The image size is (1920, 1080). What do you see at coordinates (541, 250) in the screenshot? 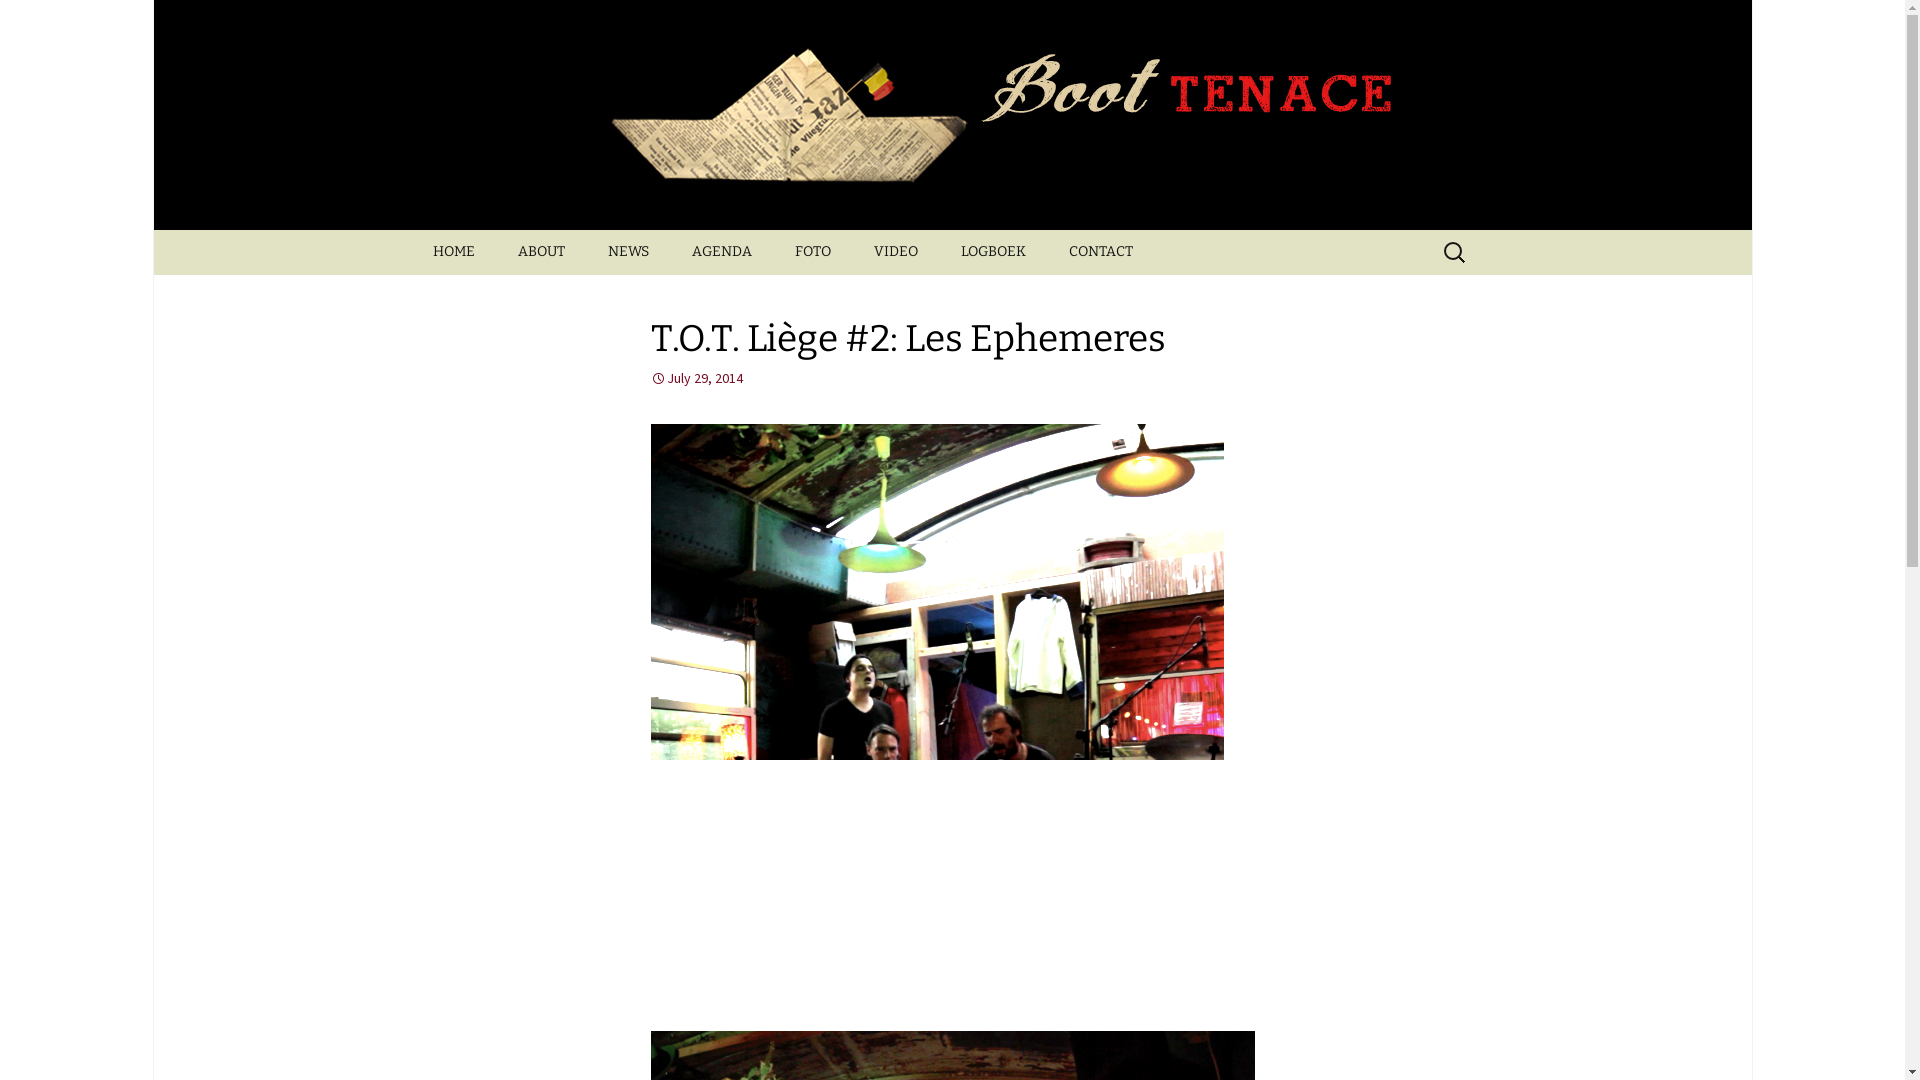
I see `'ABOUT'` at bounding box center [541, 250].